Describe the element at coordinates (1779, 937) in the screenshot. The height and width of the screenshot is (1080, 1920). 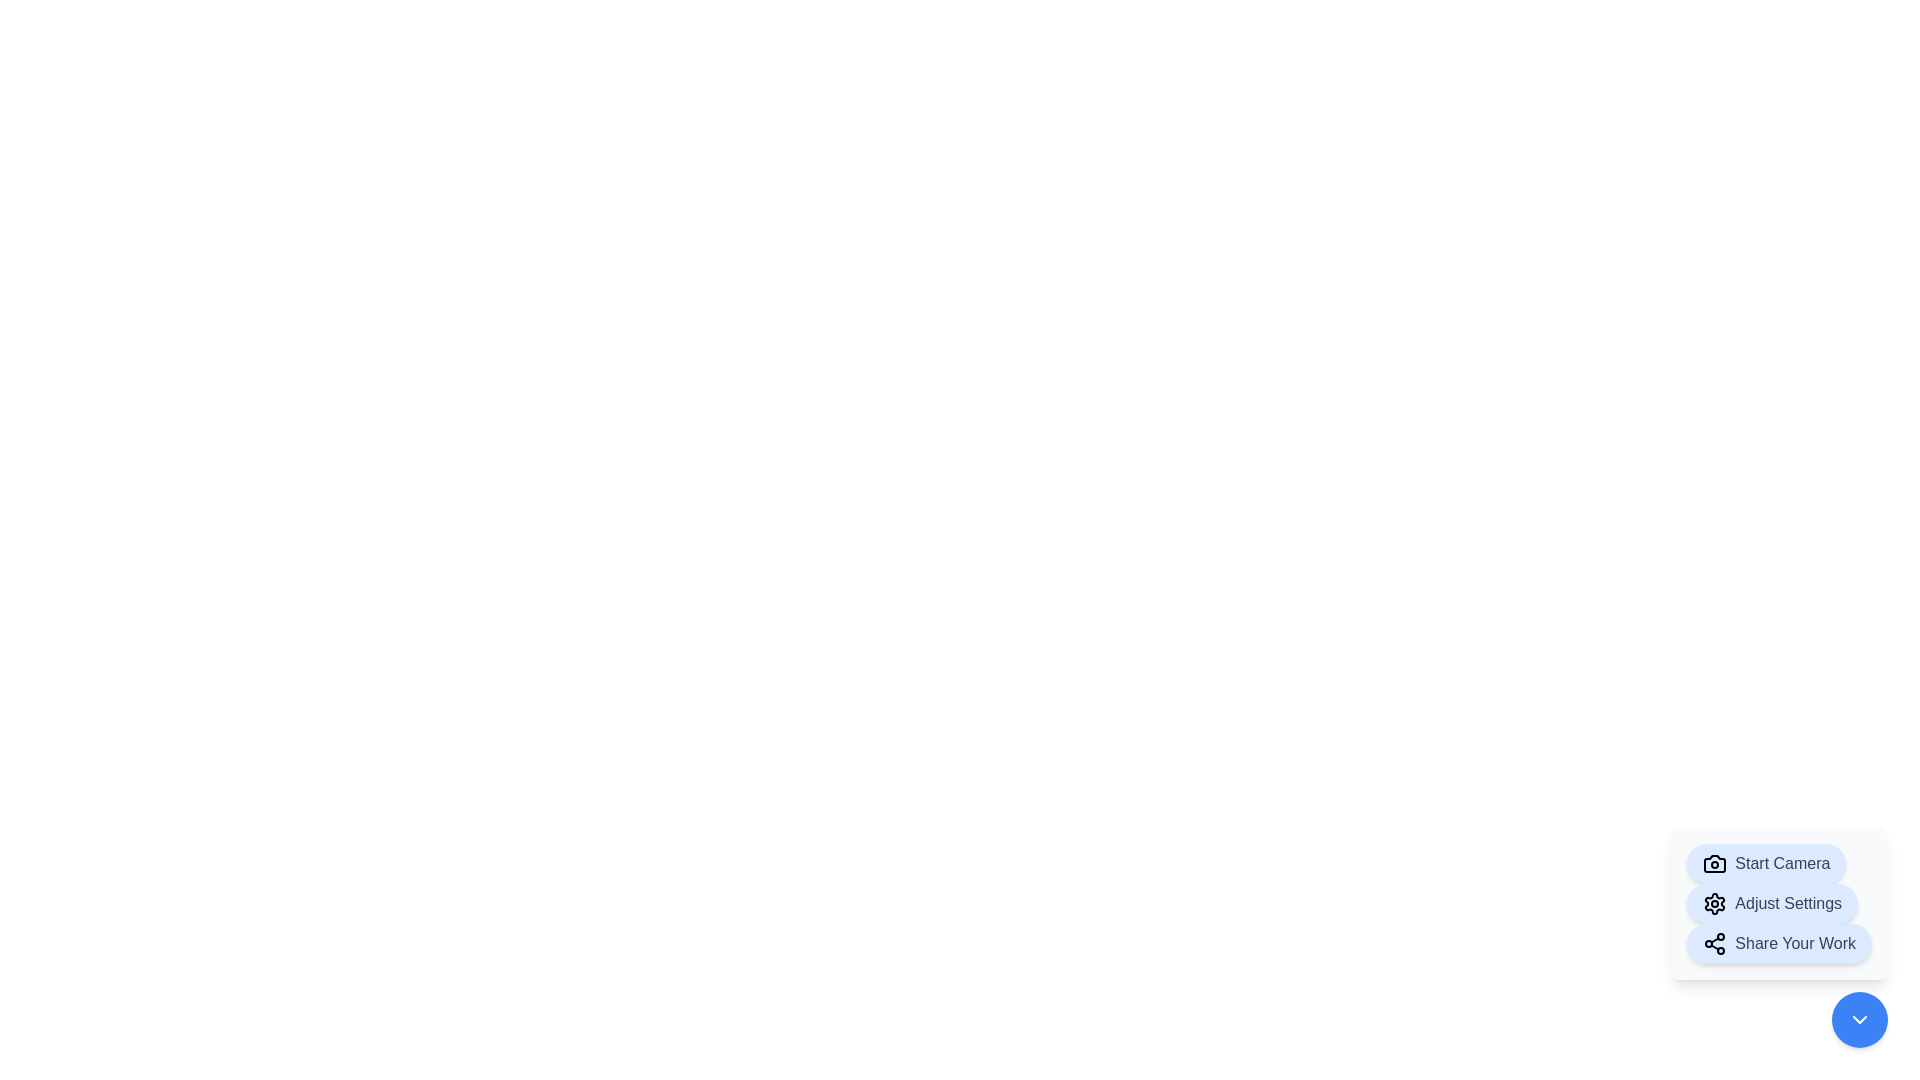
I see `the light blue rounded button labeled 'Share Your Work' for customization, which is located at the bottom right section of the interface, below the 'Adjust Settings' button` at that location.